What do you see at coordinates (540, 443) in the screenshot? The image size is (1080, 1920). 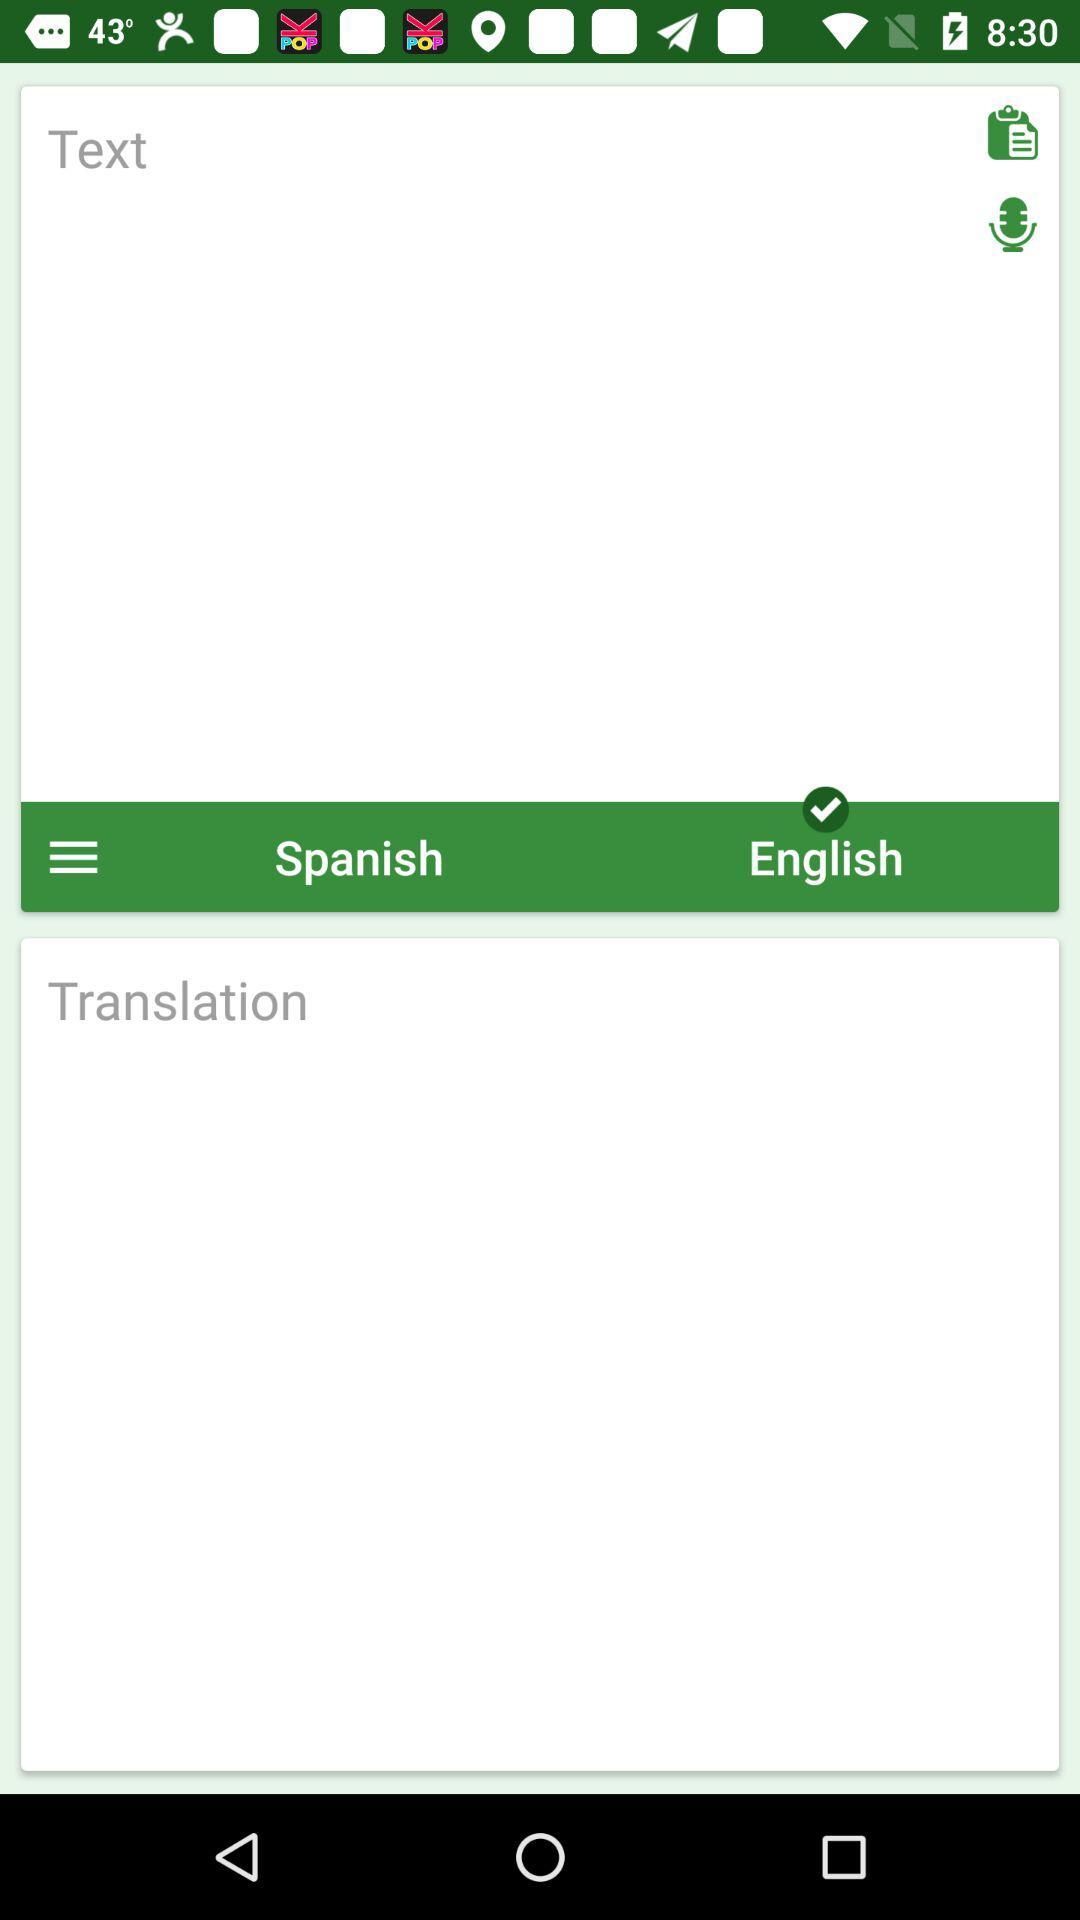 I see `no te quedes sin palabras` at bounding box center [540, 443].